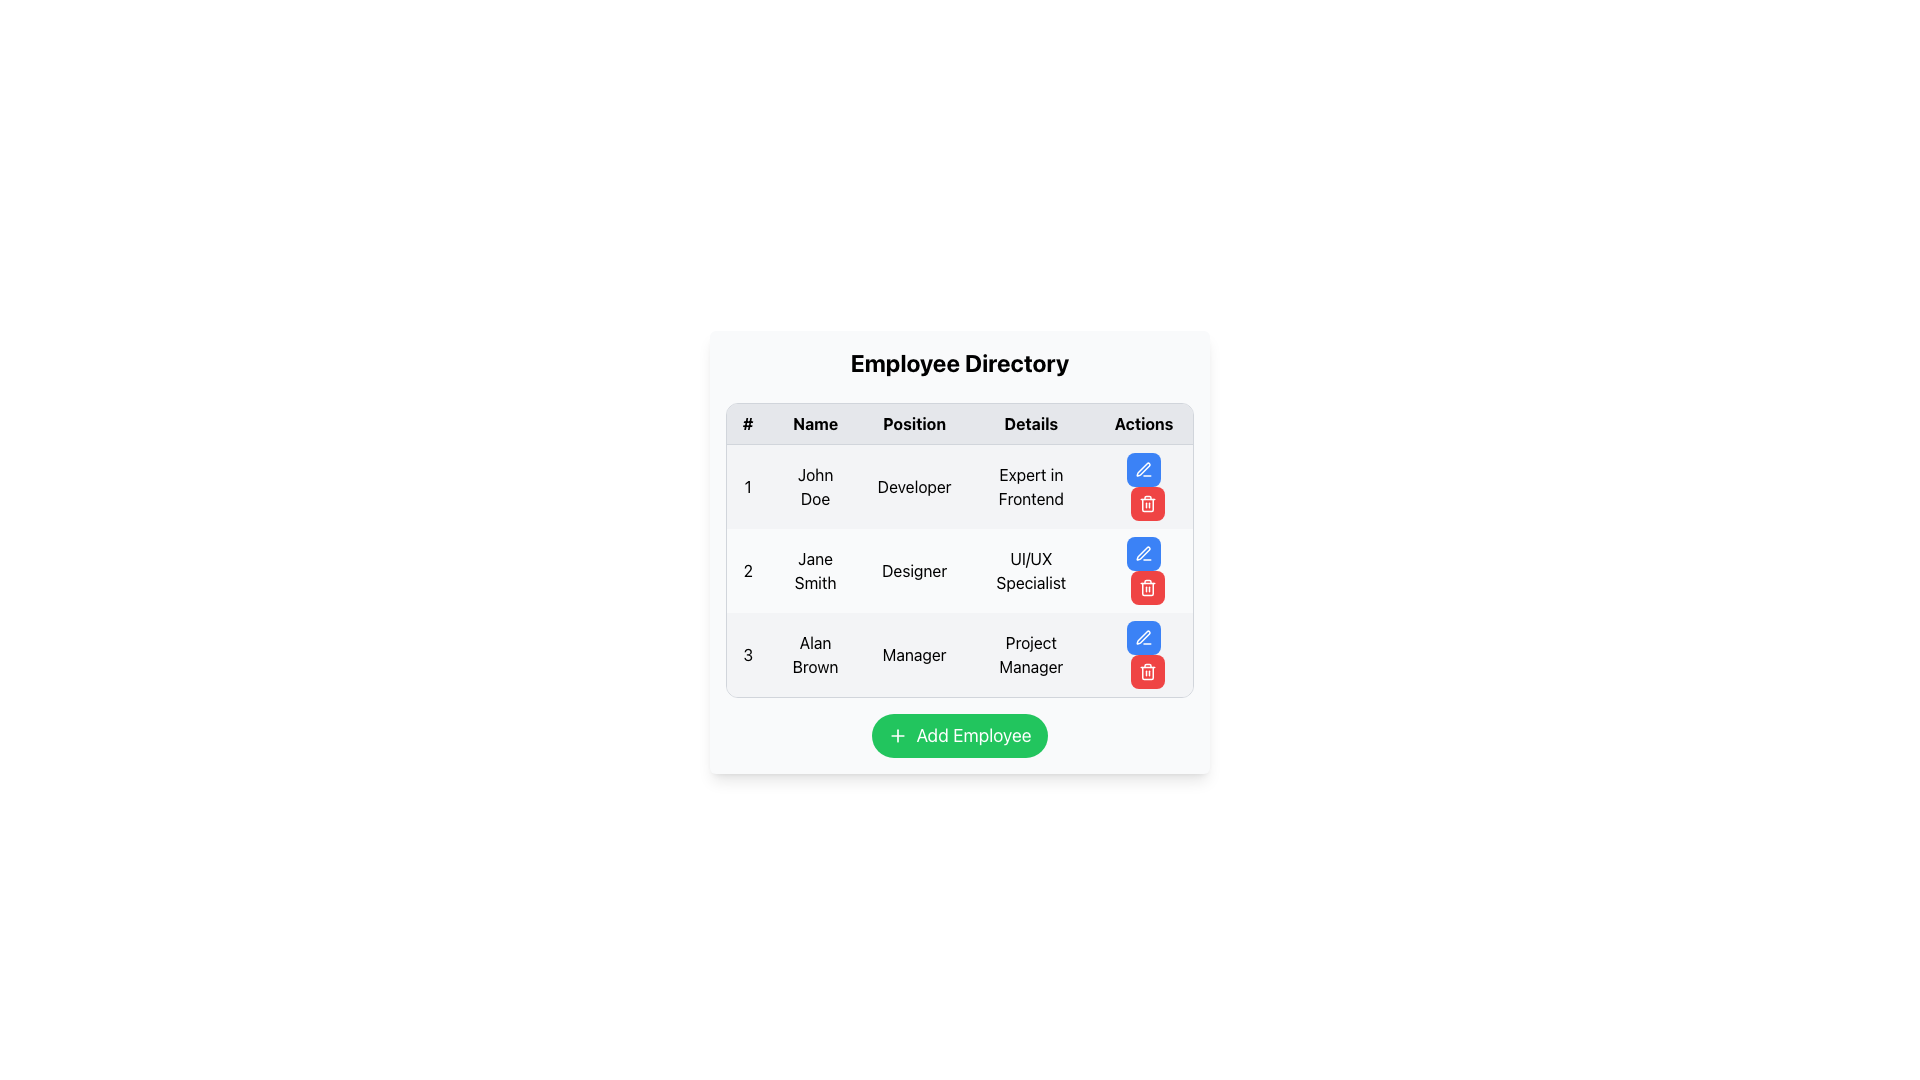 The width and height of the screenshot is (1920, 1080). What do you see at coordinates (1031, 655) in the screenshot?
I see `the 'Project Manager' text label located in the 'Details' column of the table, specifically in the fourth cell of the row for employee 'Alan Brown'` at bounding box center [1031, 655].